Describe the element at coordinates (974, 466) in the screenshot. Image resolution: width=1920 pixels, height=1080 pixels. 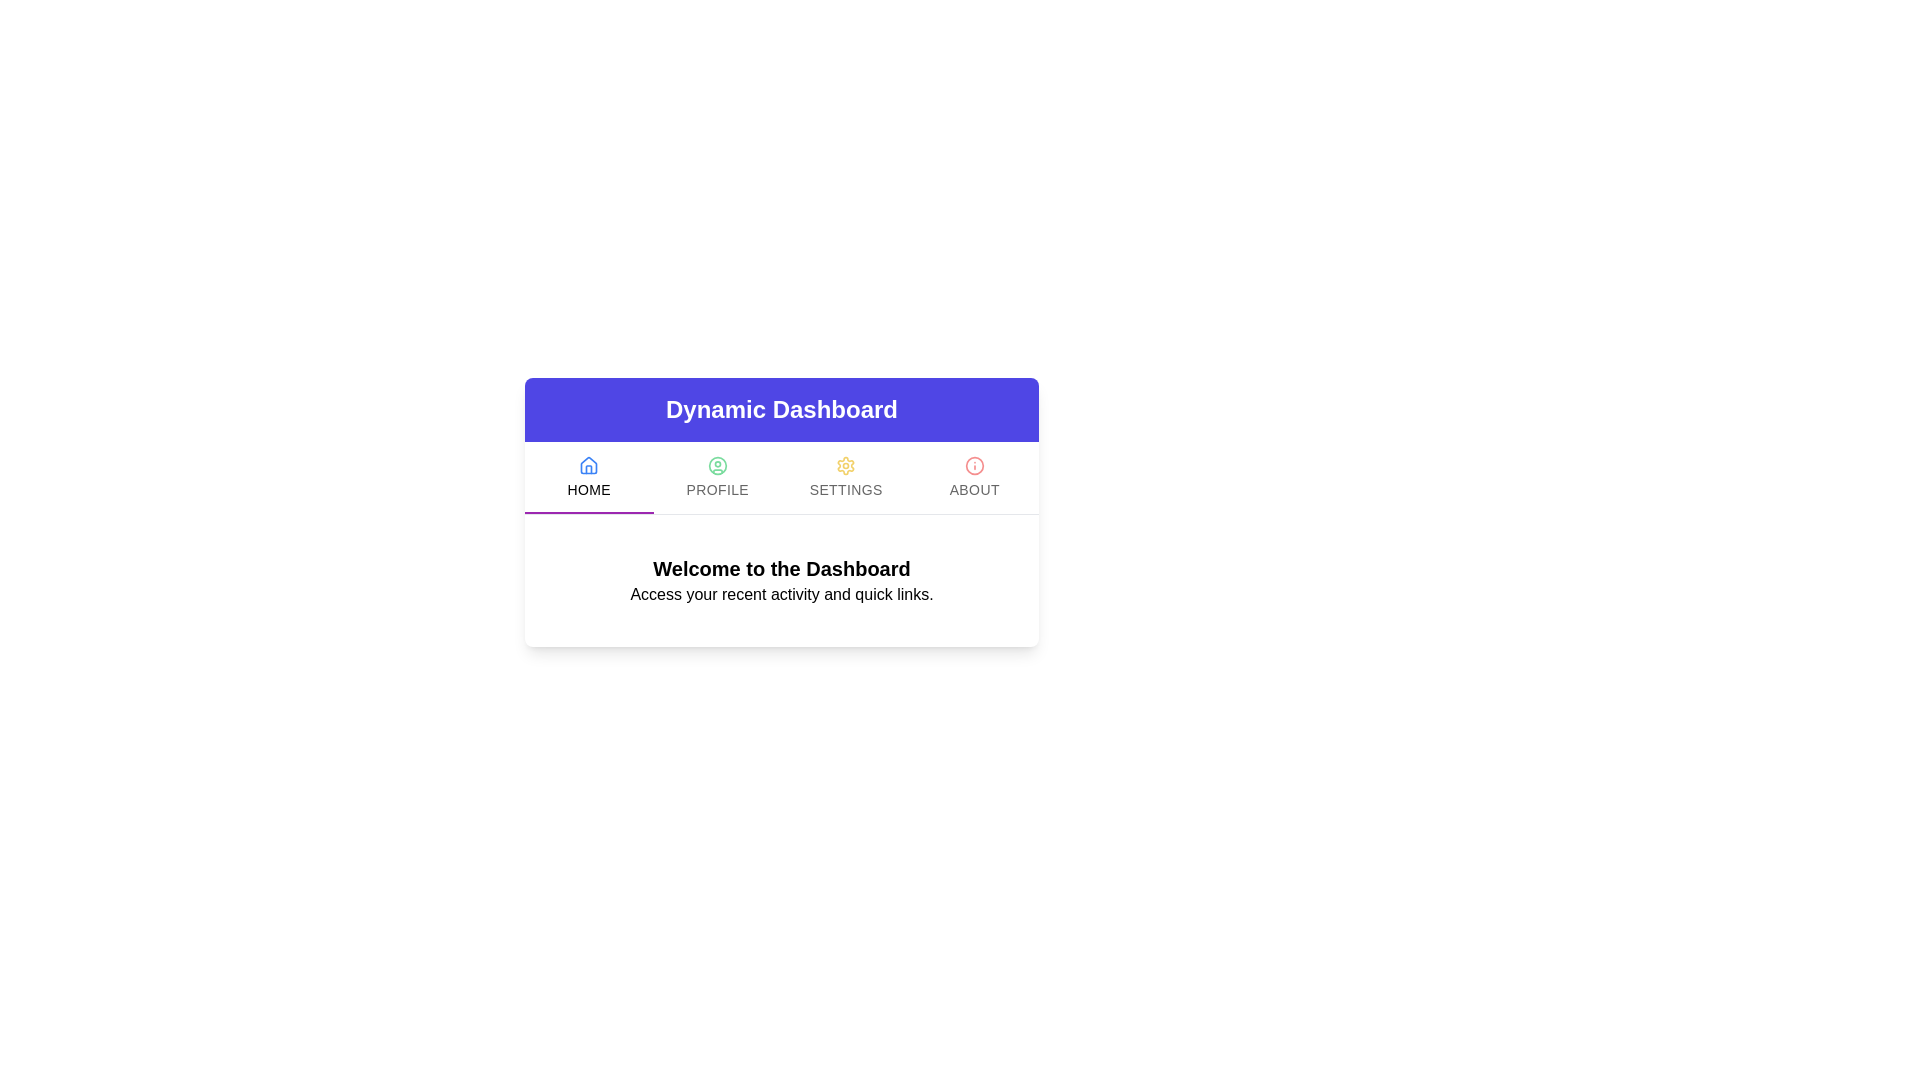
I see `the 'About' icon located in the top-right corner of the navigation bar, next to the 'Home', 'Profile', and 'Settings' icons` at that location.